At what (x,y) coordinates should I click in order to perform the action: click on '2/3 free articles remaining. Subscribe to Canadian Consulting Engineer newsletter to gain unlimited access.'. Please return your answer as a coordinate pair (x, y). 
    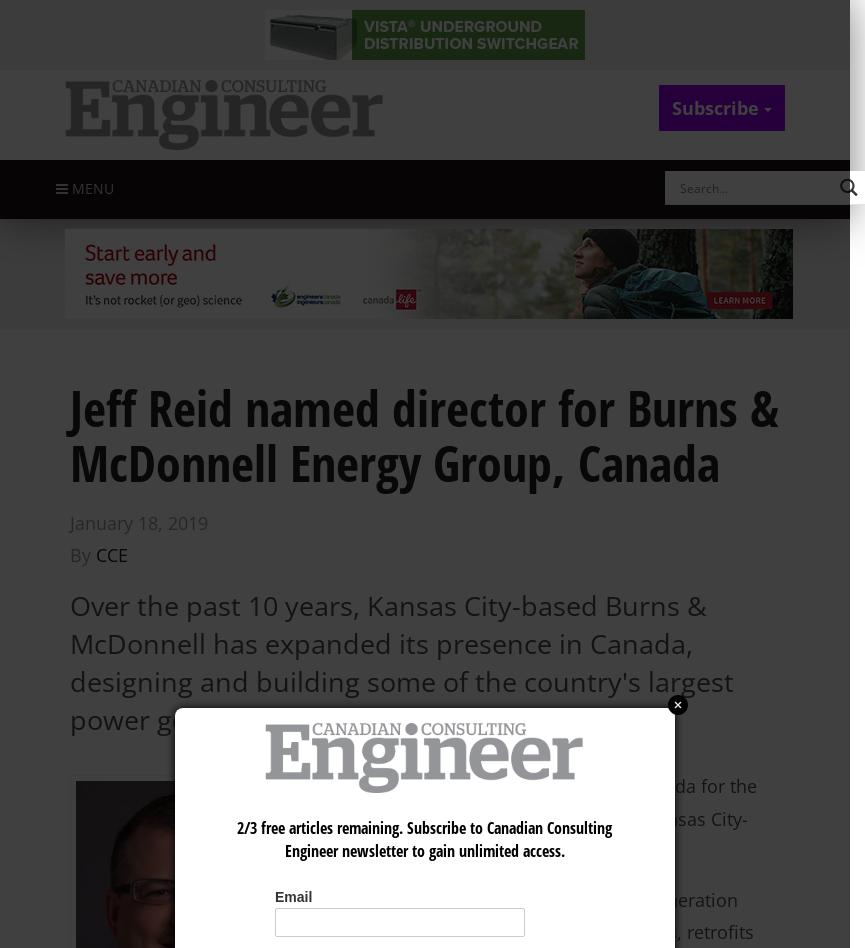
    Looking at the image, I should click on (236, 837).